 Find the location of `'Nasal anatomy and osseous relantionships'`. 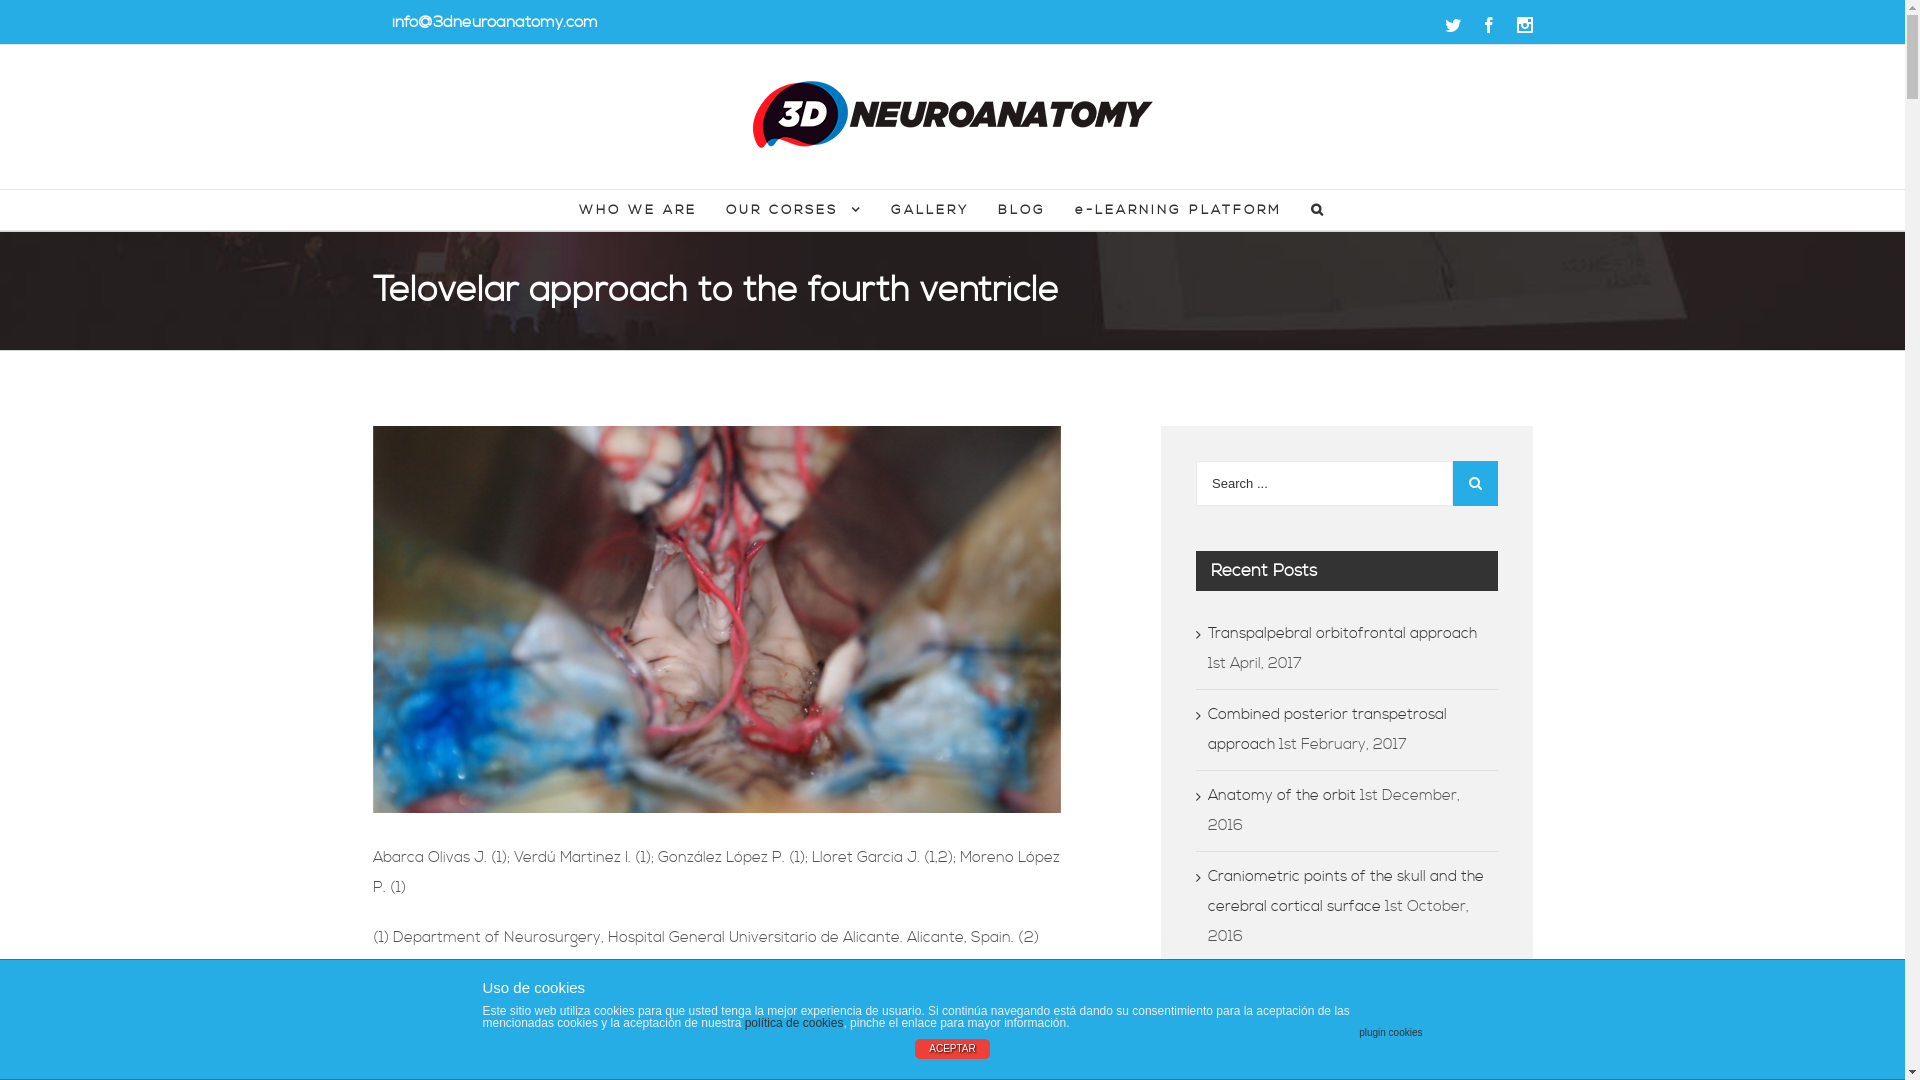

'Nasal anatomy and osseous relantionships' is located at coordinates (1307, 1002).